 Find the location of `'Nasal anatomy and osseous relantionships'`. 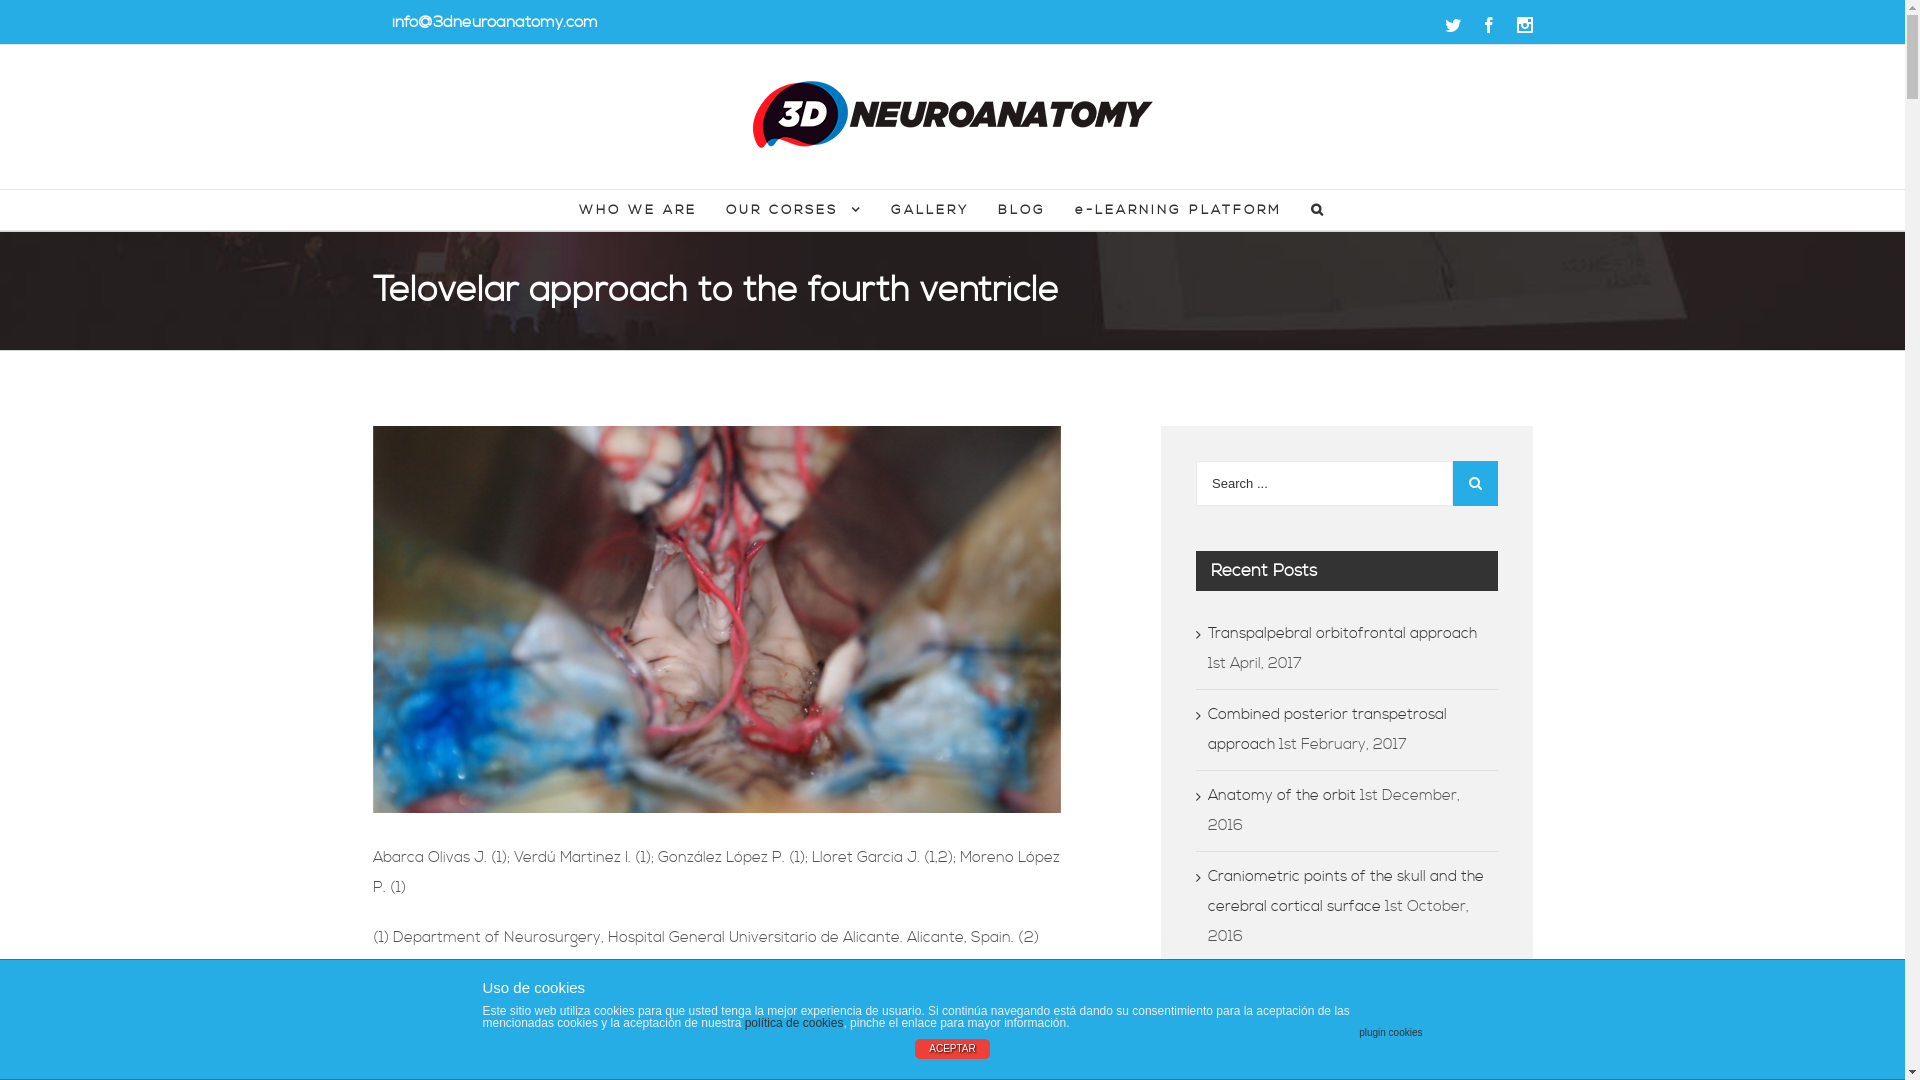

'Nasal anatomy and osseous relantionships' is located at coordinates (1307, 1002).